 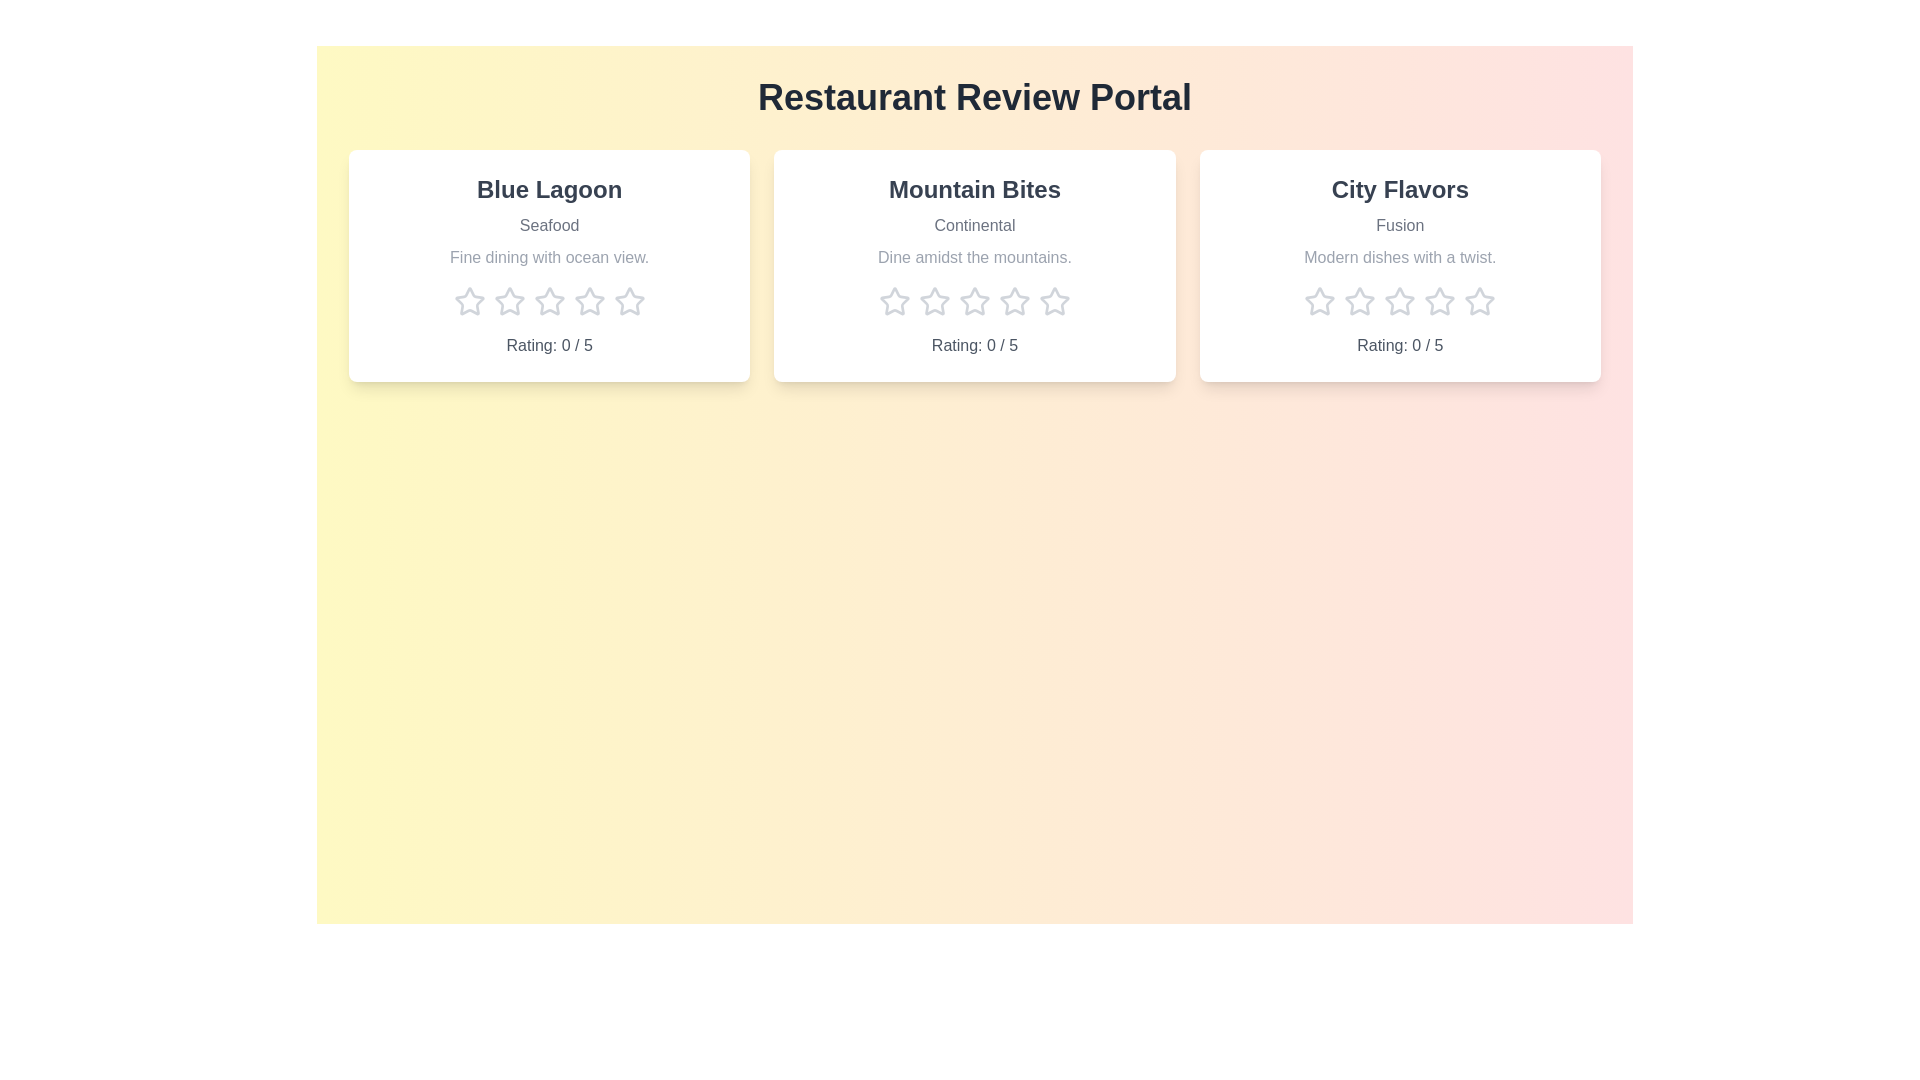 What do you see at coordinates (628, 301) in the screenshot?
I see `the star corresponding to 5 stars for the 'Blue Lagoon' restaurant` at bounding box center [628, 301].